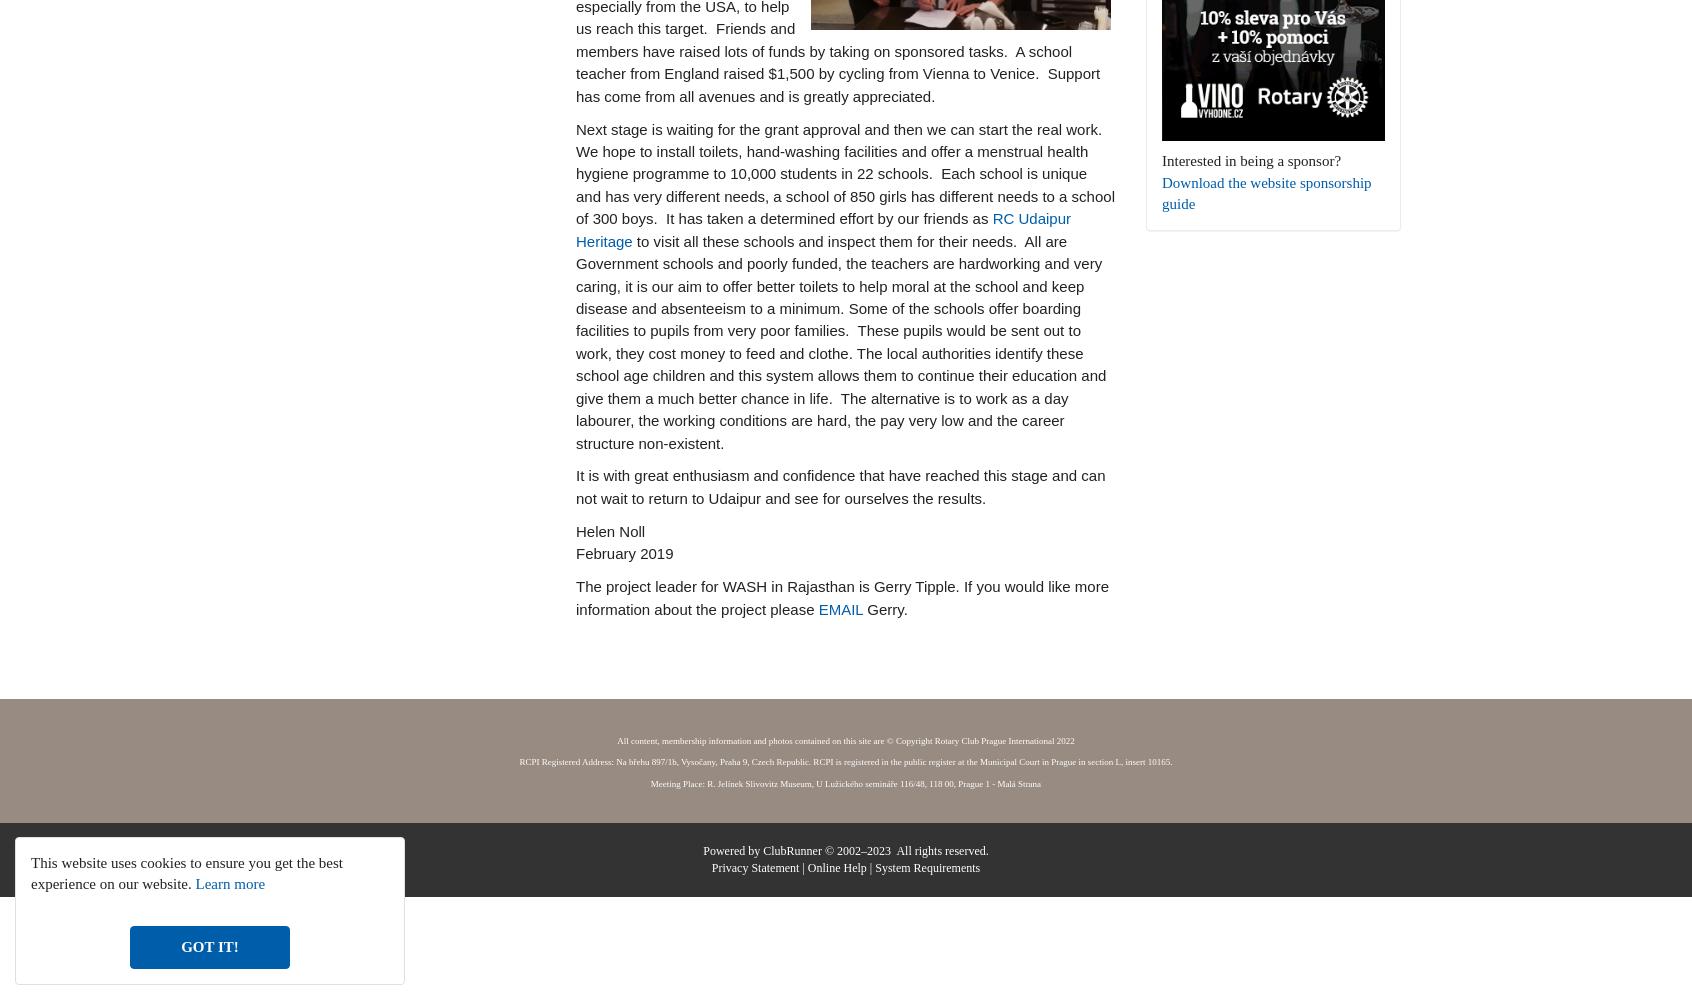 This screenshot has height=1000, width=1692. Describe the element at coordinates (518, 762) in the screenshot. I see `'RCPI Registered Address: Na břehu 897/1b, Vysočany, Praha 9, Czech Republic. RCPI is registered in the public register at the Municipal Court in Prague in section L, insert 10165.'` at that location.